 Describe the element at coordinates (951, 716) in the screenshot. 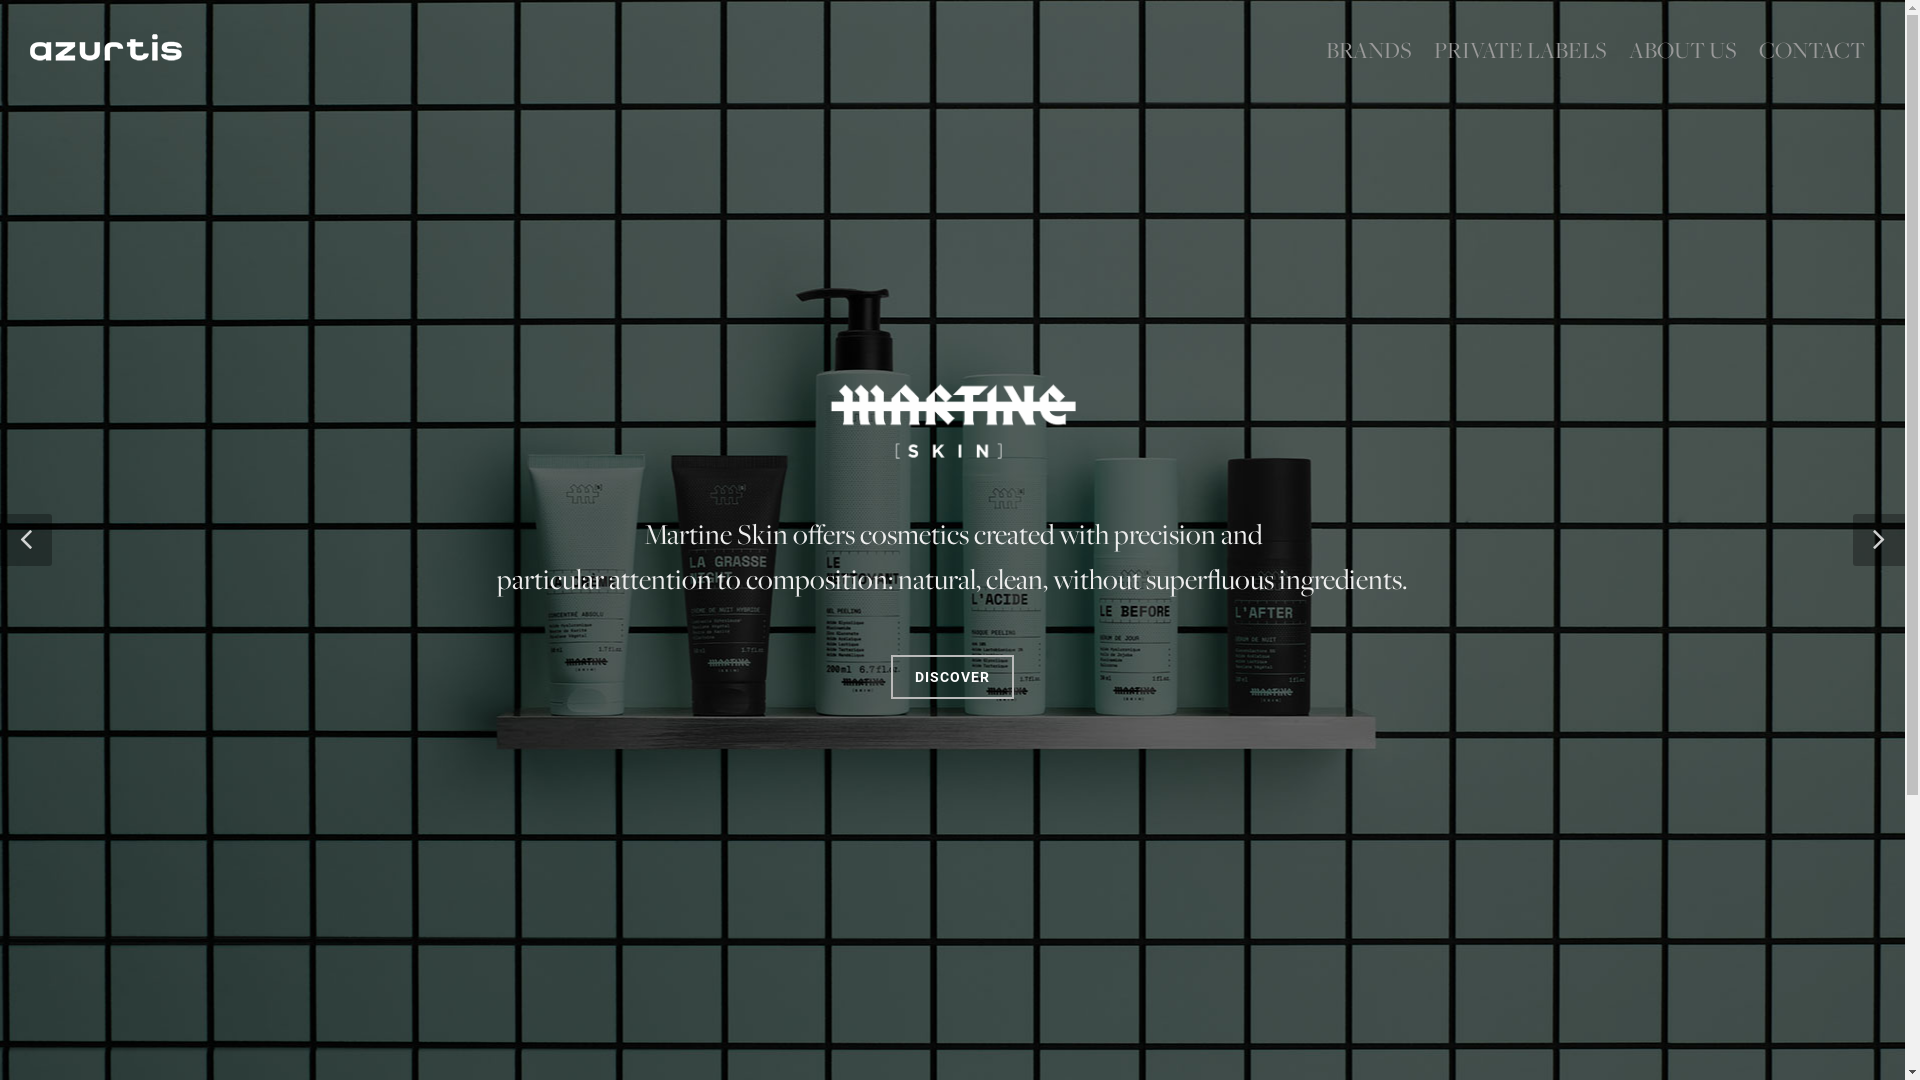

I see `'DISCOVER'` at that location.